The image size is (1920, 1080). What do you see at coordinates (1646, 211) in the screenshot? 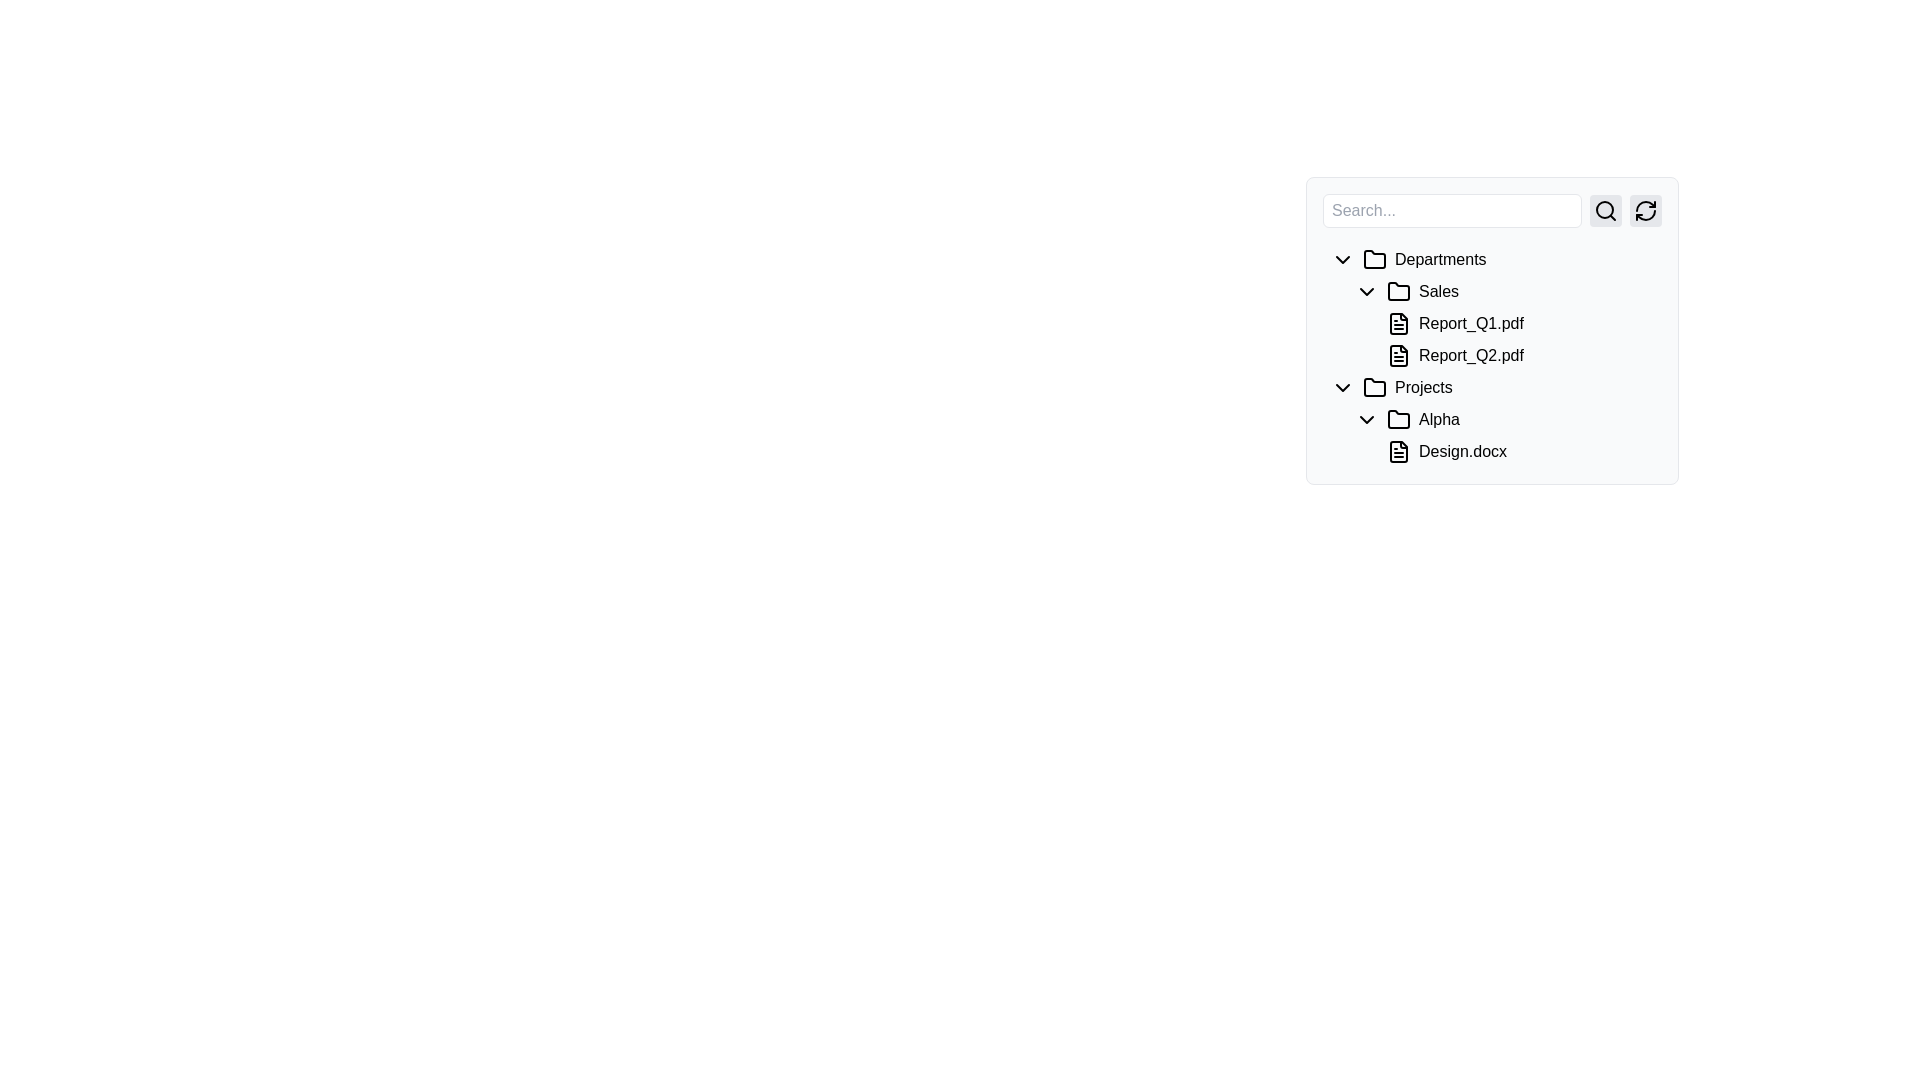
I see `the circular refresh button located in the top-right corner of the sidebar panel, adjacent to the search bar and following the magnifying glass icon to refresh the content` at bounding box center [1646, 211].